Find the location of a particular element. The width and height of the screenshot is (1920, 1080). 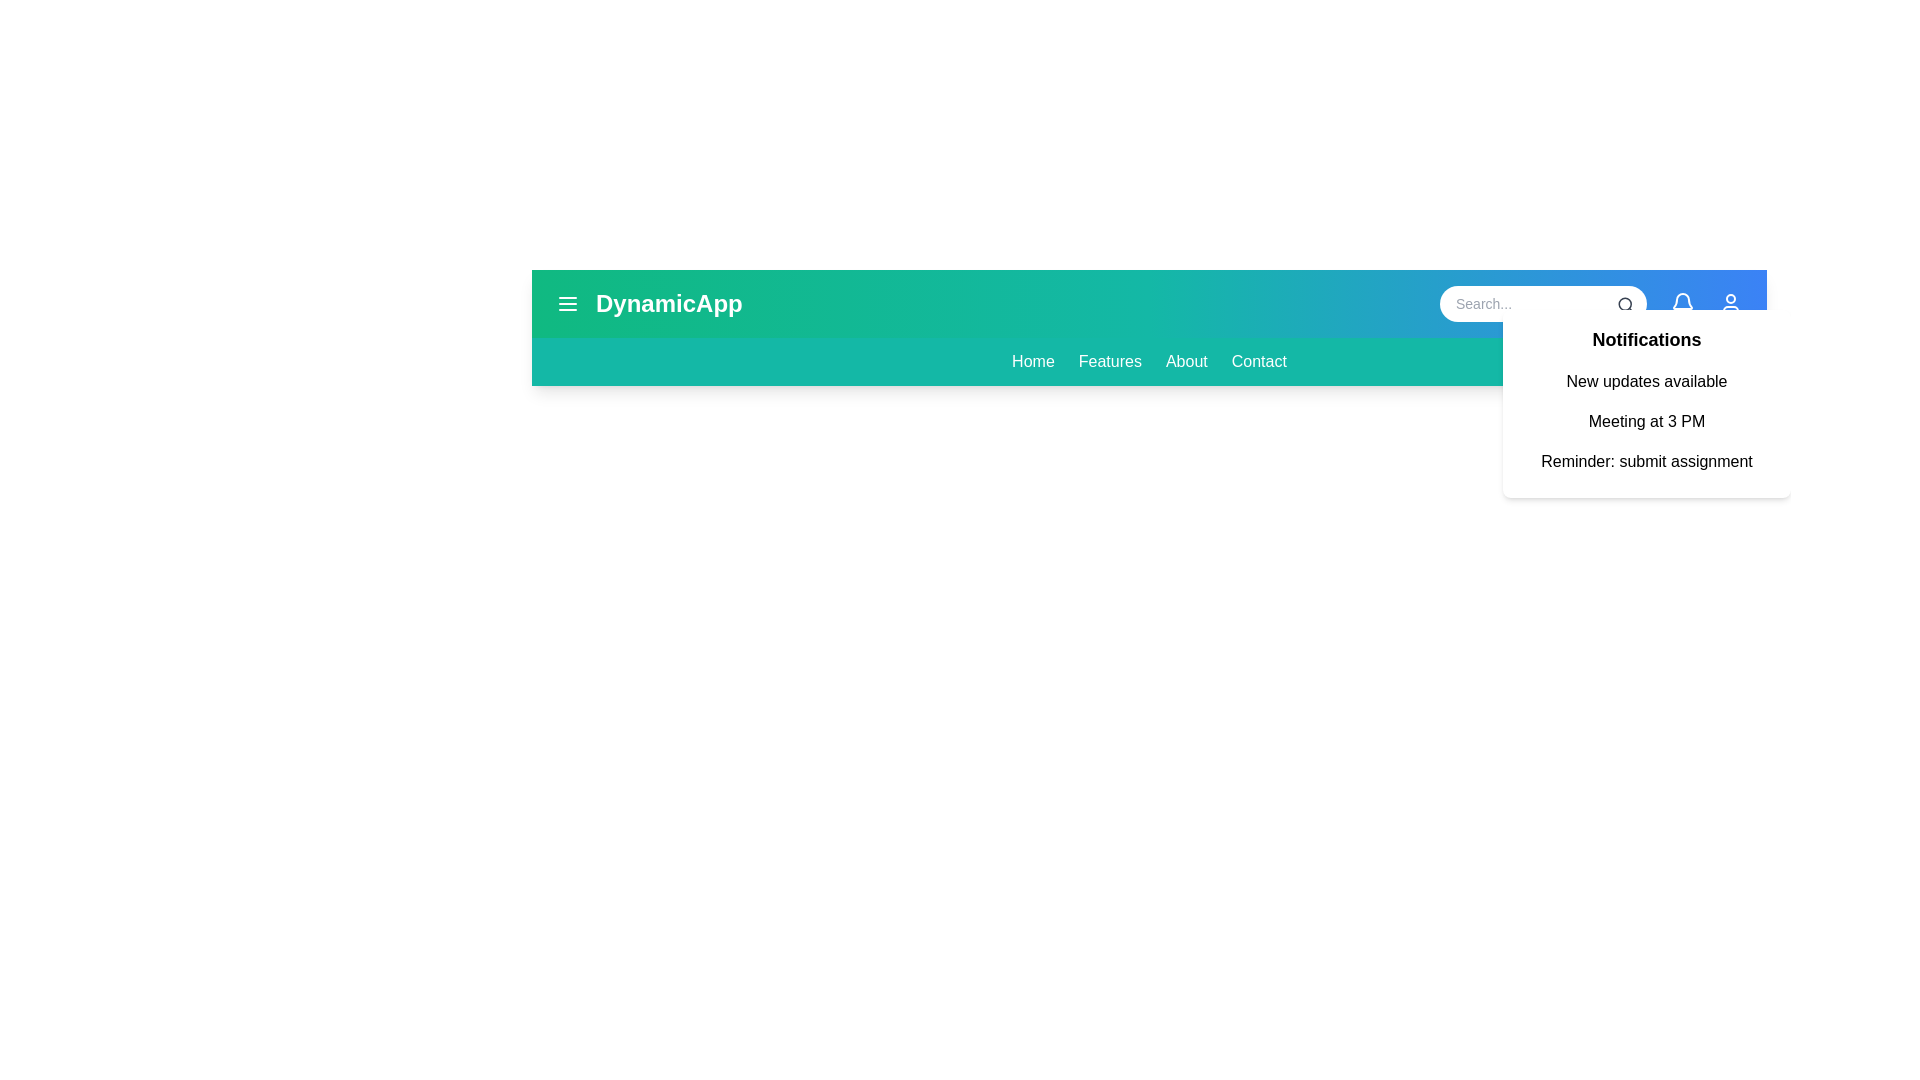

the bell icon to toggle the notifications dropdown visibility is located at coordinates (1682, 304).